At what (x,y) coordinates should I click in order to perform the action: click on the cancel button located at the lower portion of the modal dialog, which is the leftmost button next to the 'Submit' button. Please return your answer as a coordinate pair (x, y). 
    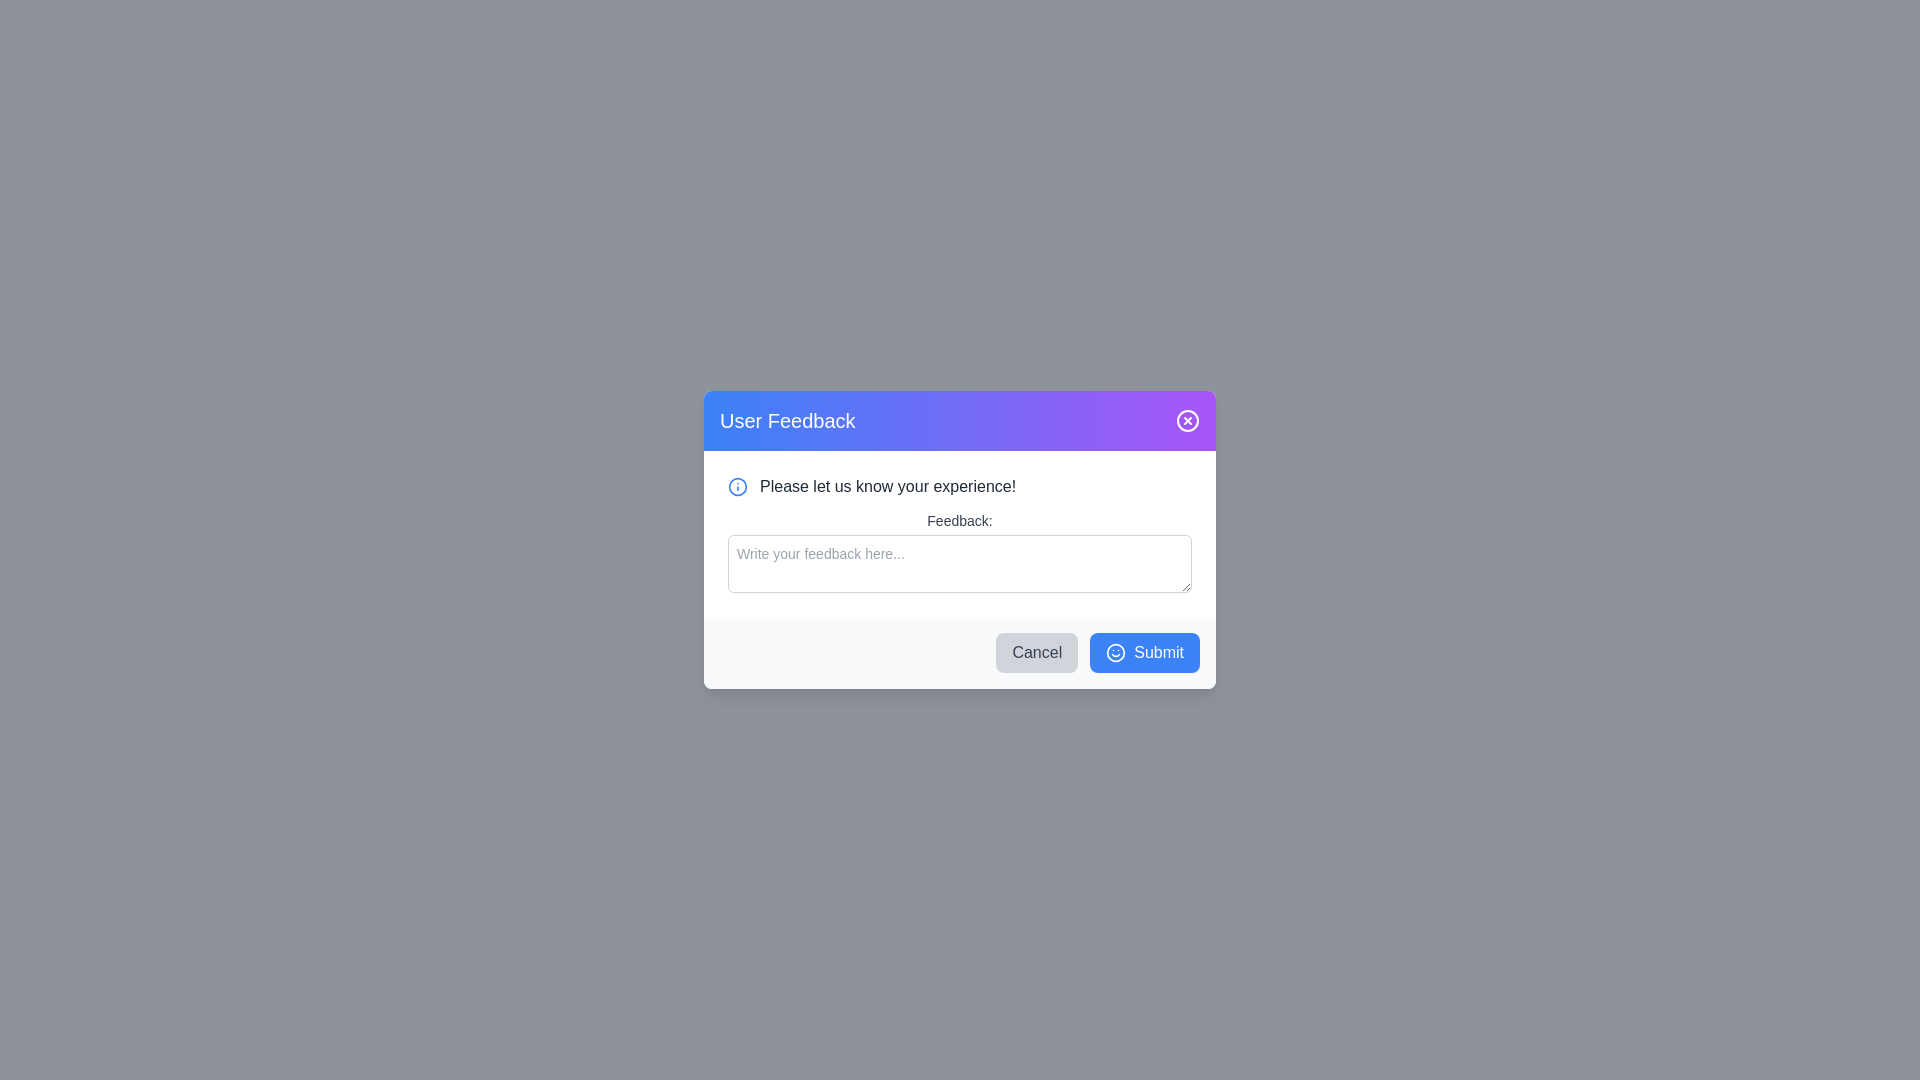
    Looking at the image, I should click on (1037, 652).